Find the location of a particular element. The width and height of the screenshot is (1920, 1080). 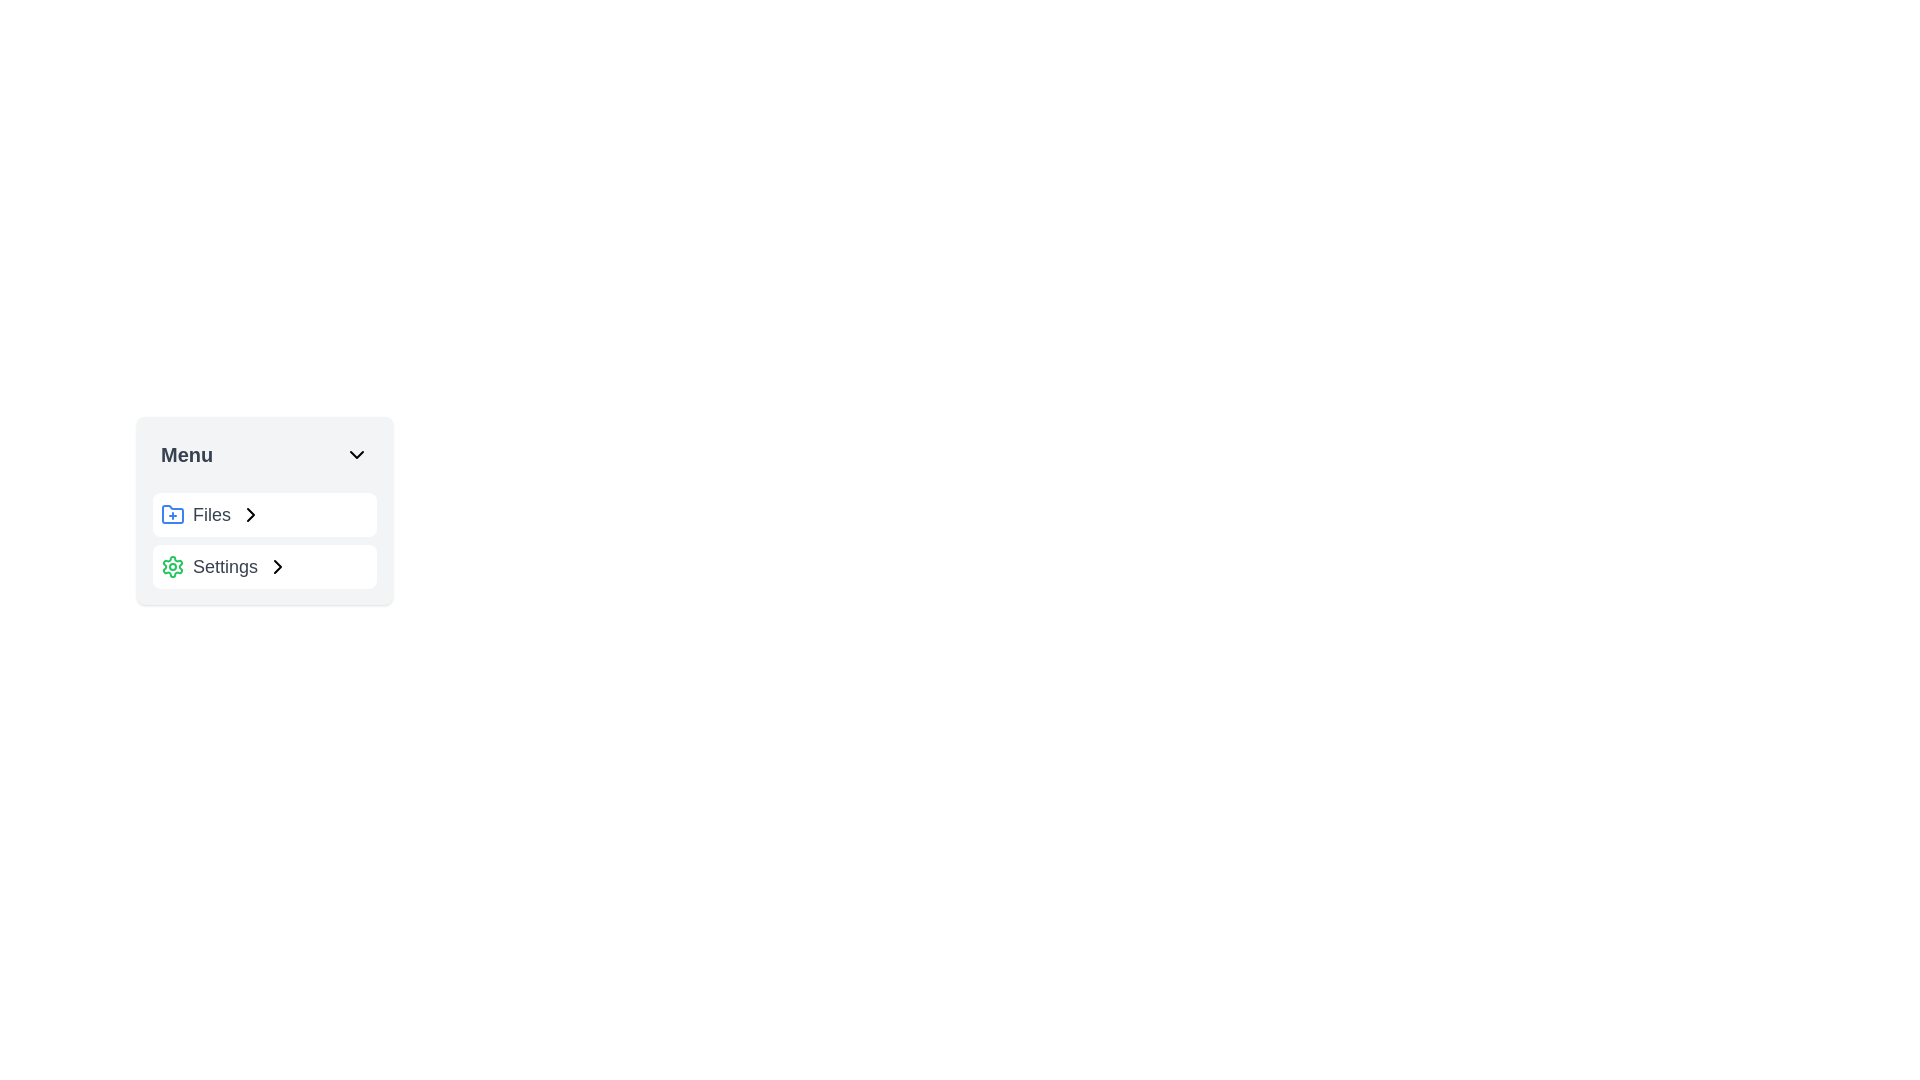

the gear icon with a green border located to the left of the 'Settings' text in the menu section is located at coordinates (172, 567).